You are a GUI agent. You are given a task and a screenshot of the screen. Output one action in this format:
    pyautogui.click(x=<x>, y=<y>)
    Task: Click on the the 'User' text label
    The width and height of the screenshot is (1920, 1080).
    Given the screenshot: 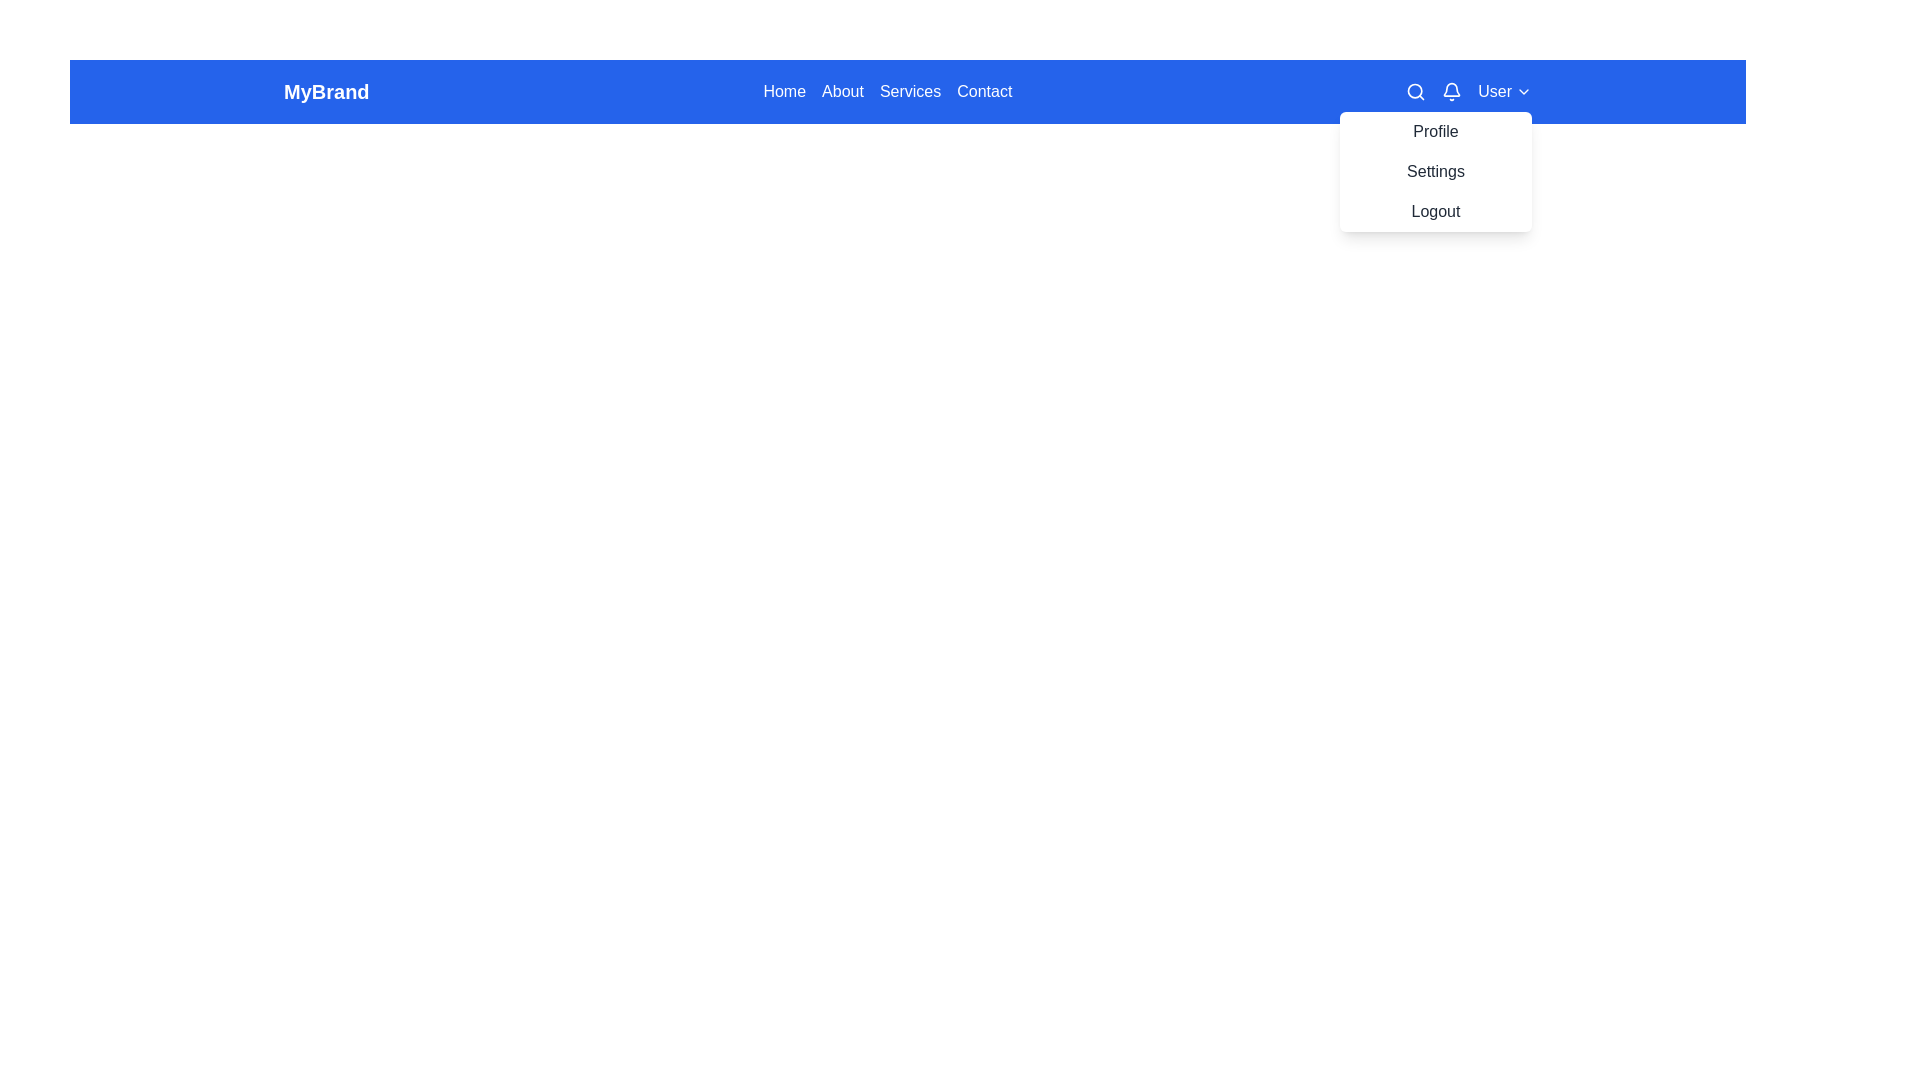 What is the action you would take?
    pyautogui.click(x=1495, y=92)
    